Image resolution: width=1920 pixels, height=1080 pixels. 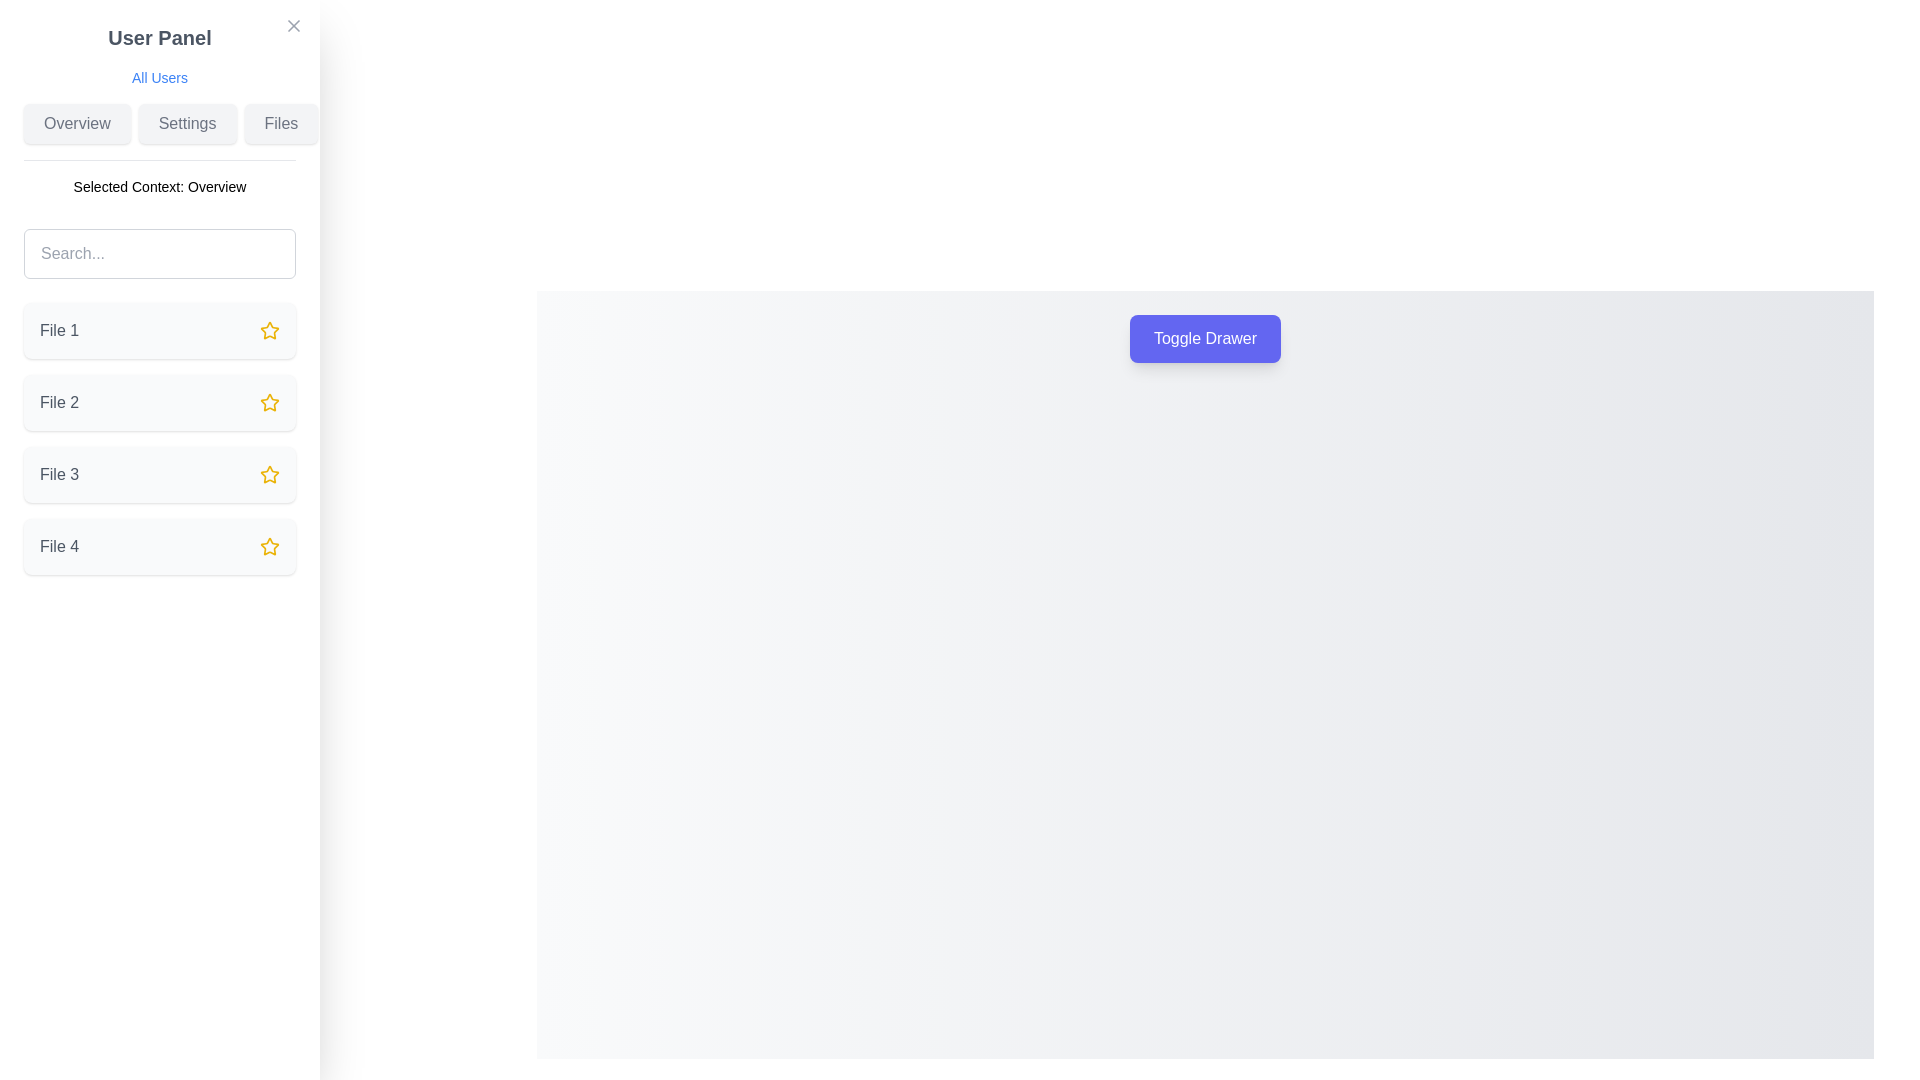 I want to click on the gray text label displaying 'File 4', so click(x=59, y=547).